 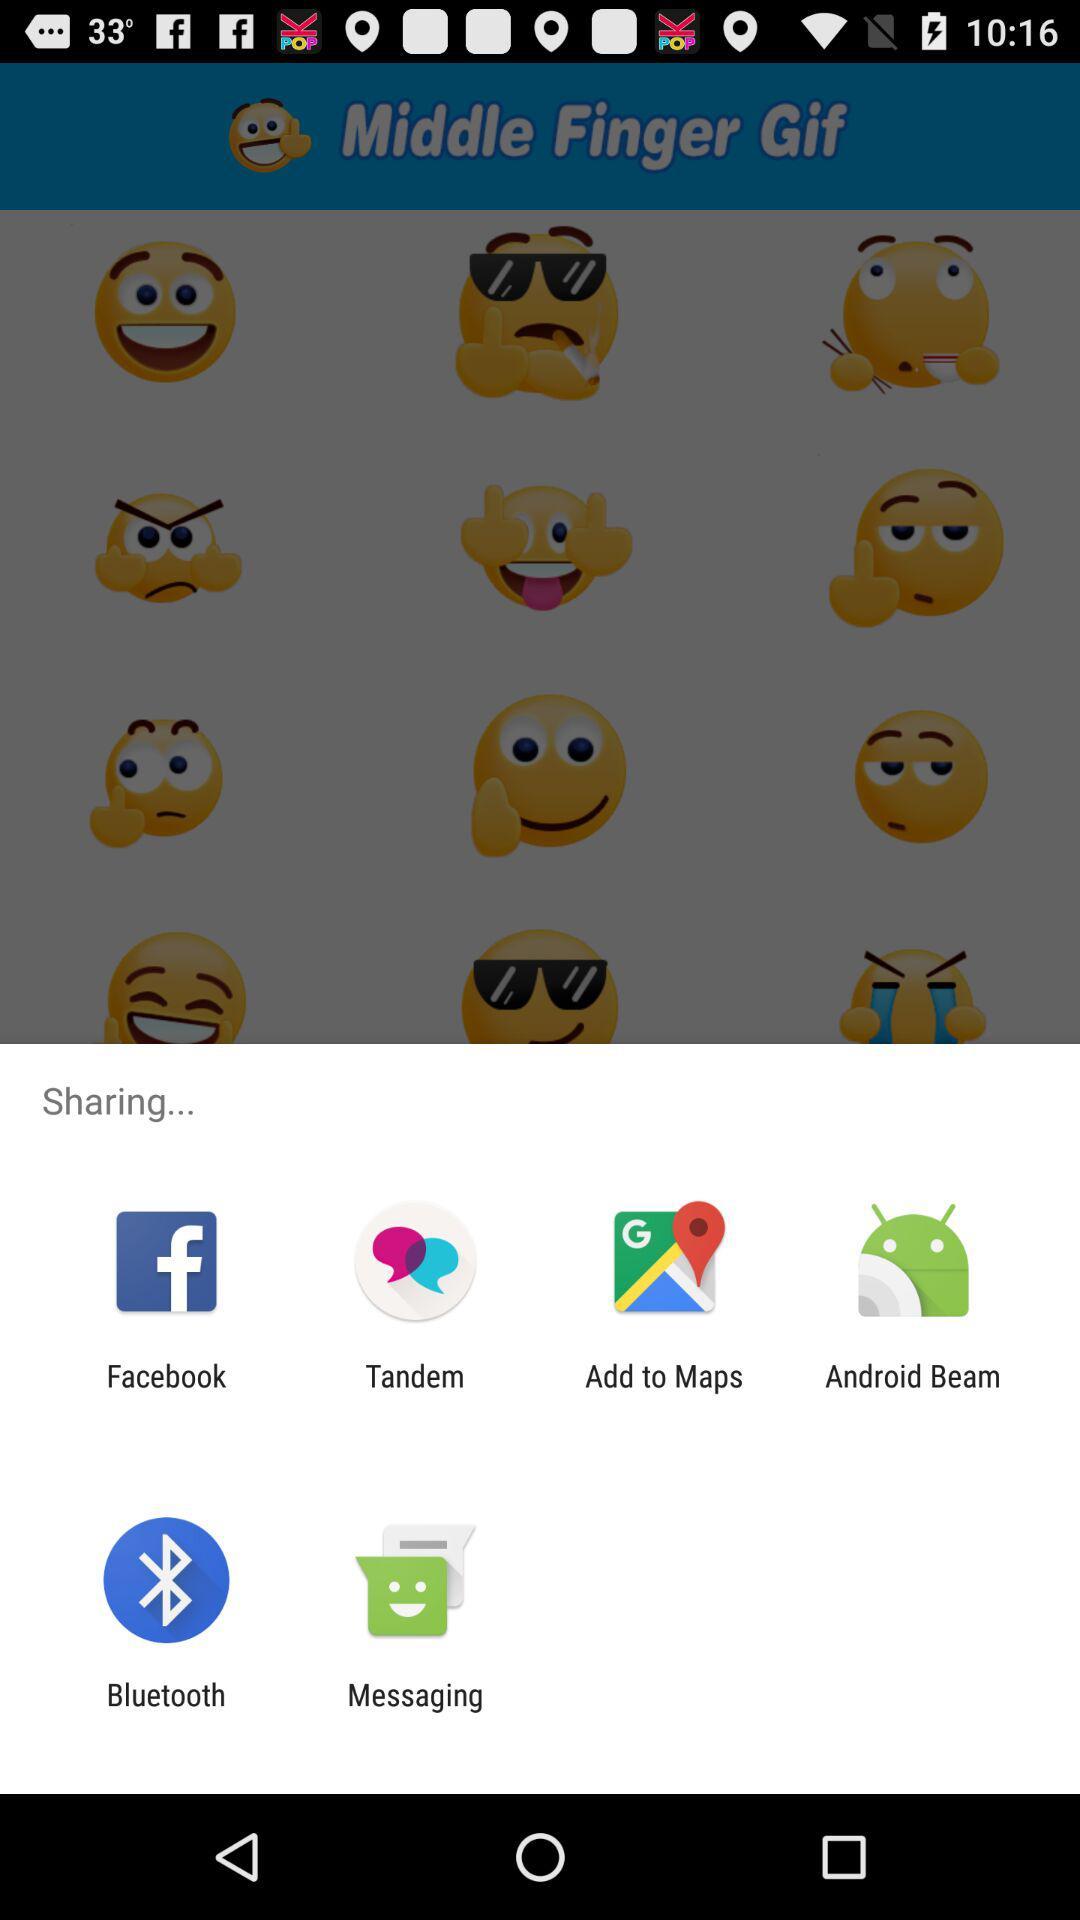 I want to click on tandem app, so click(x=414, y=1392).